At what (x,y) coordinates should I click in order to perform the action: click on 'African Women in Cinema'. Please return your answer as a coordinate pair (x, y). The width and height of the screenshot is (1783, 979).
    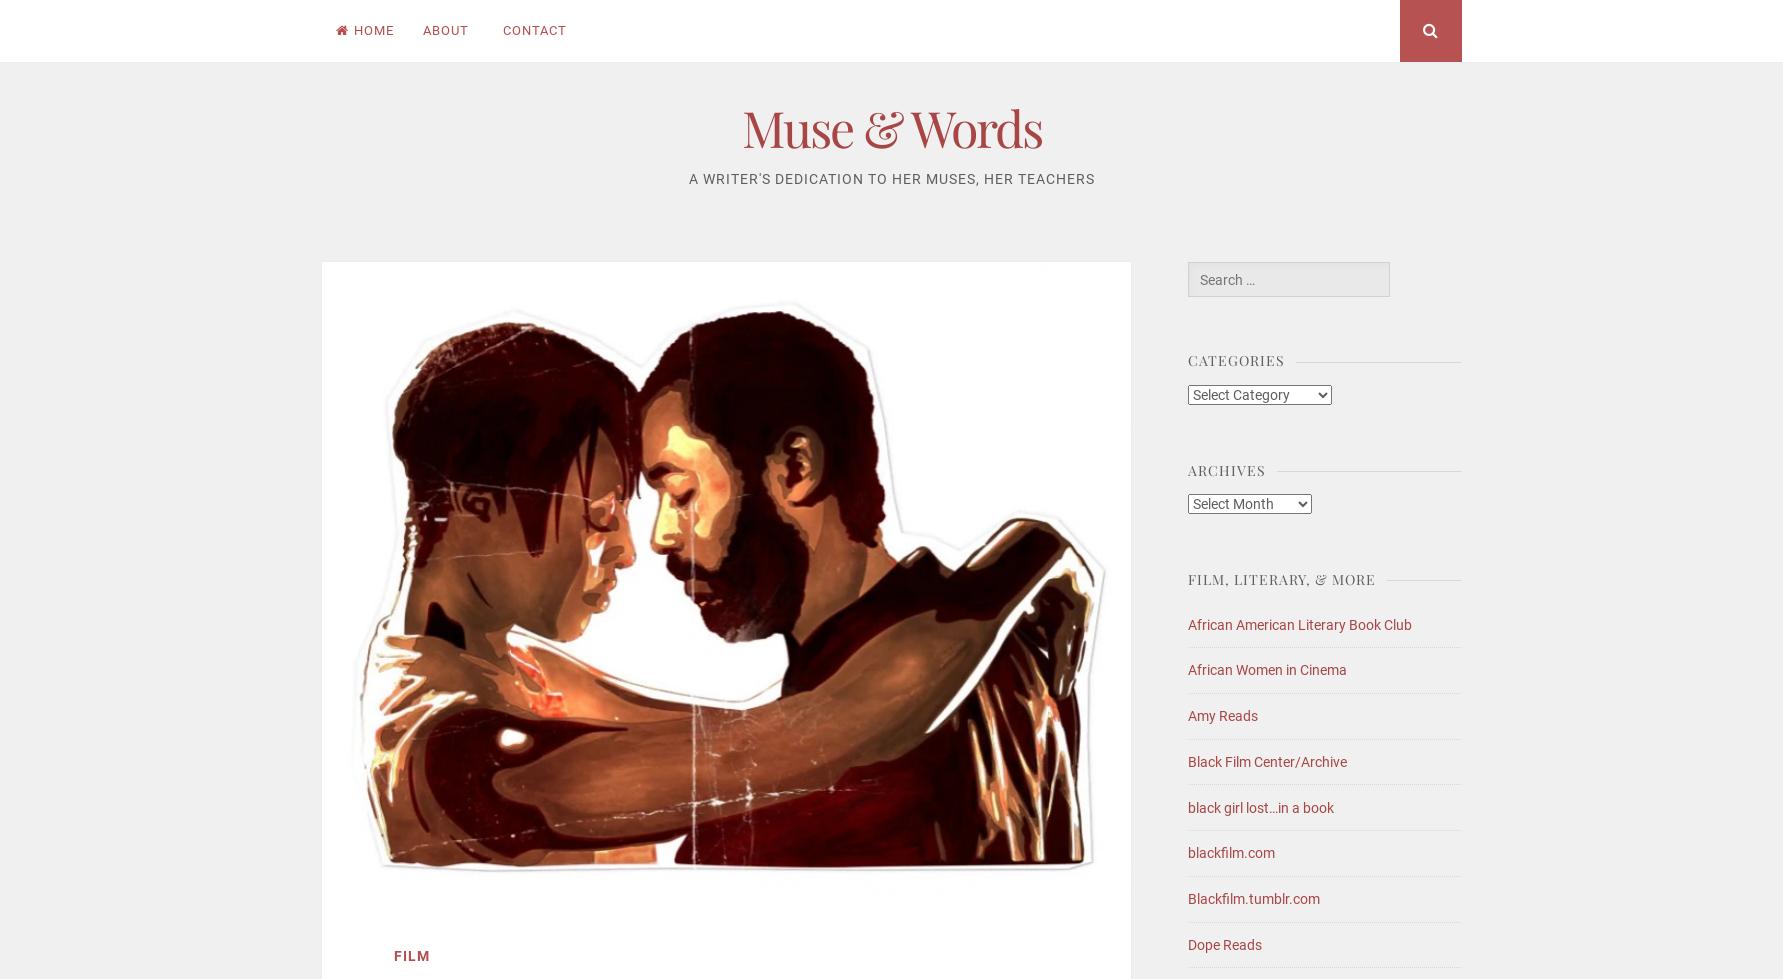
    Looking at the image, I should click on (1266, 669).